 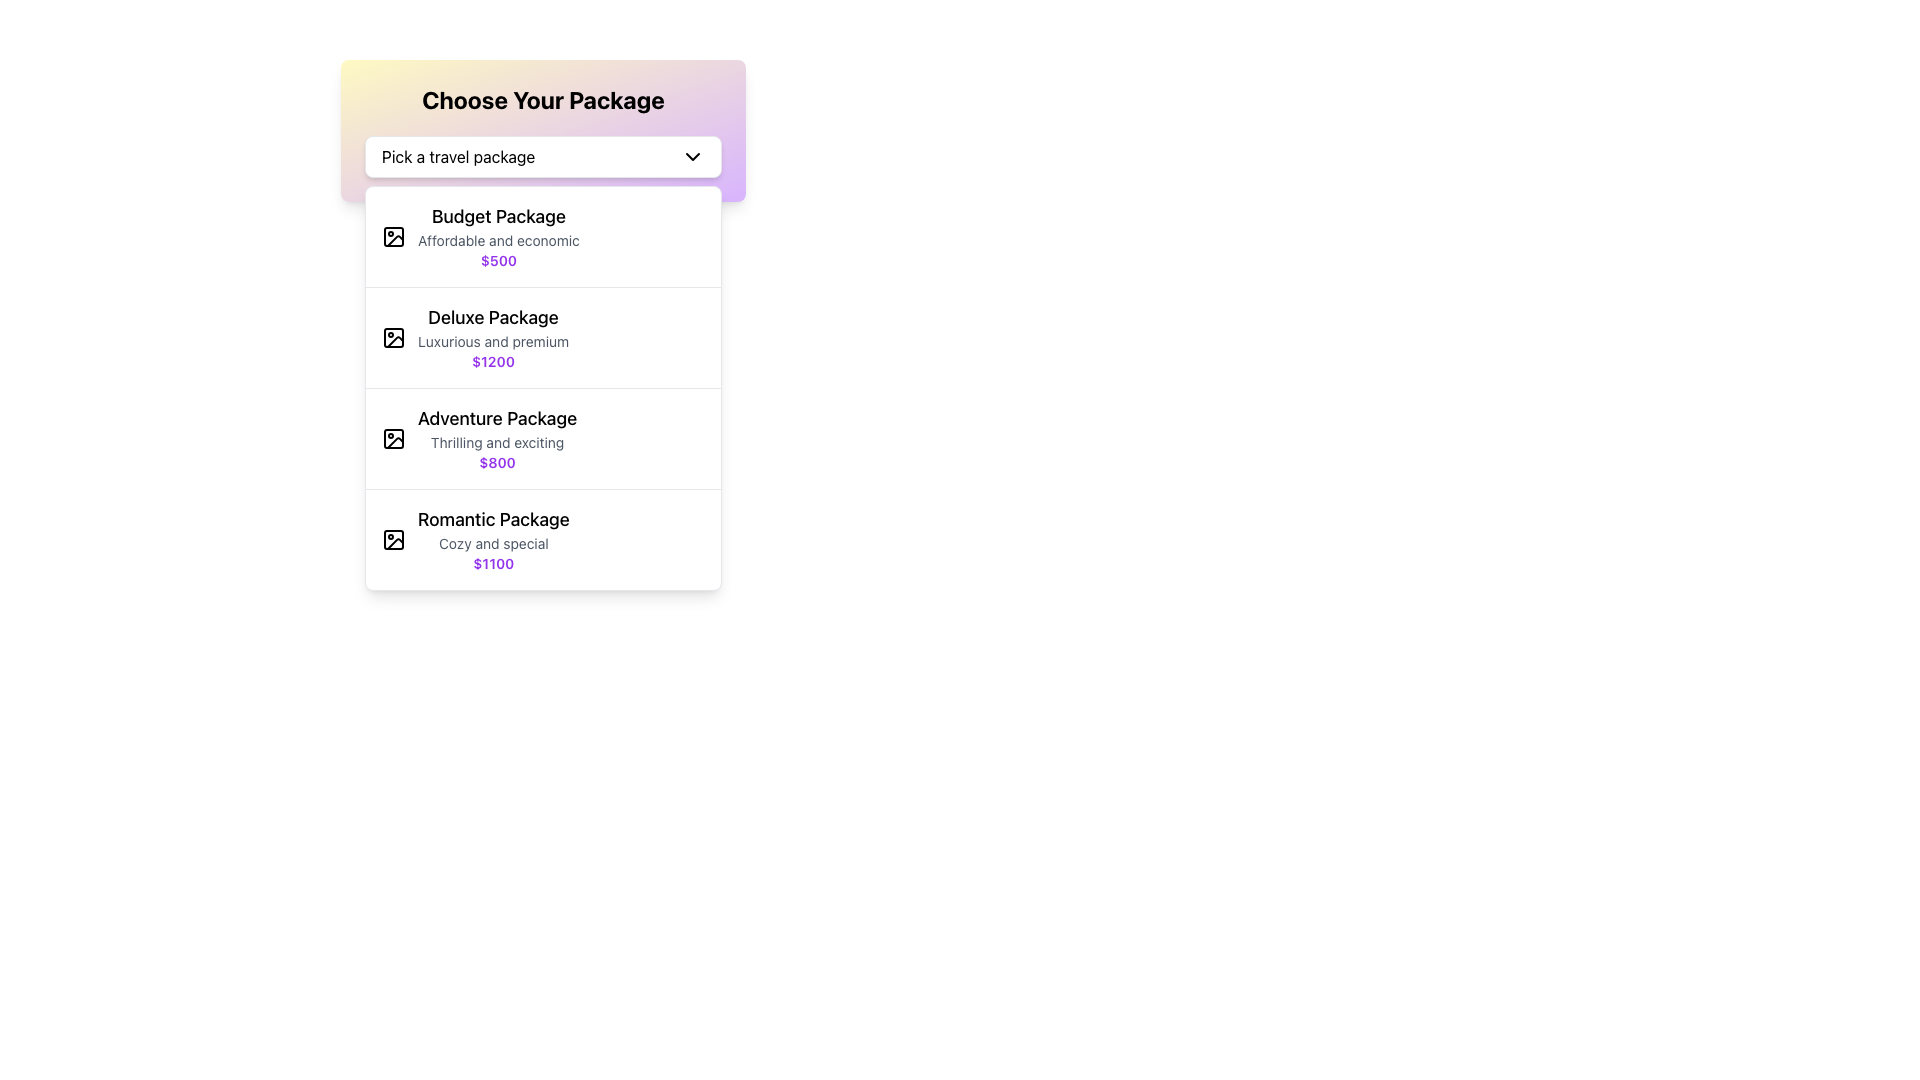 I want to click on the 'Deluxe Package' menu item, so click(x=543, y=337).